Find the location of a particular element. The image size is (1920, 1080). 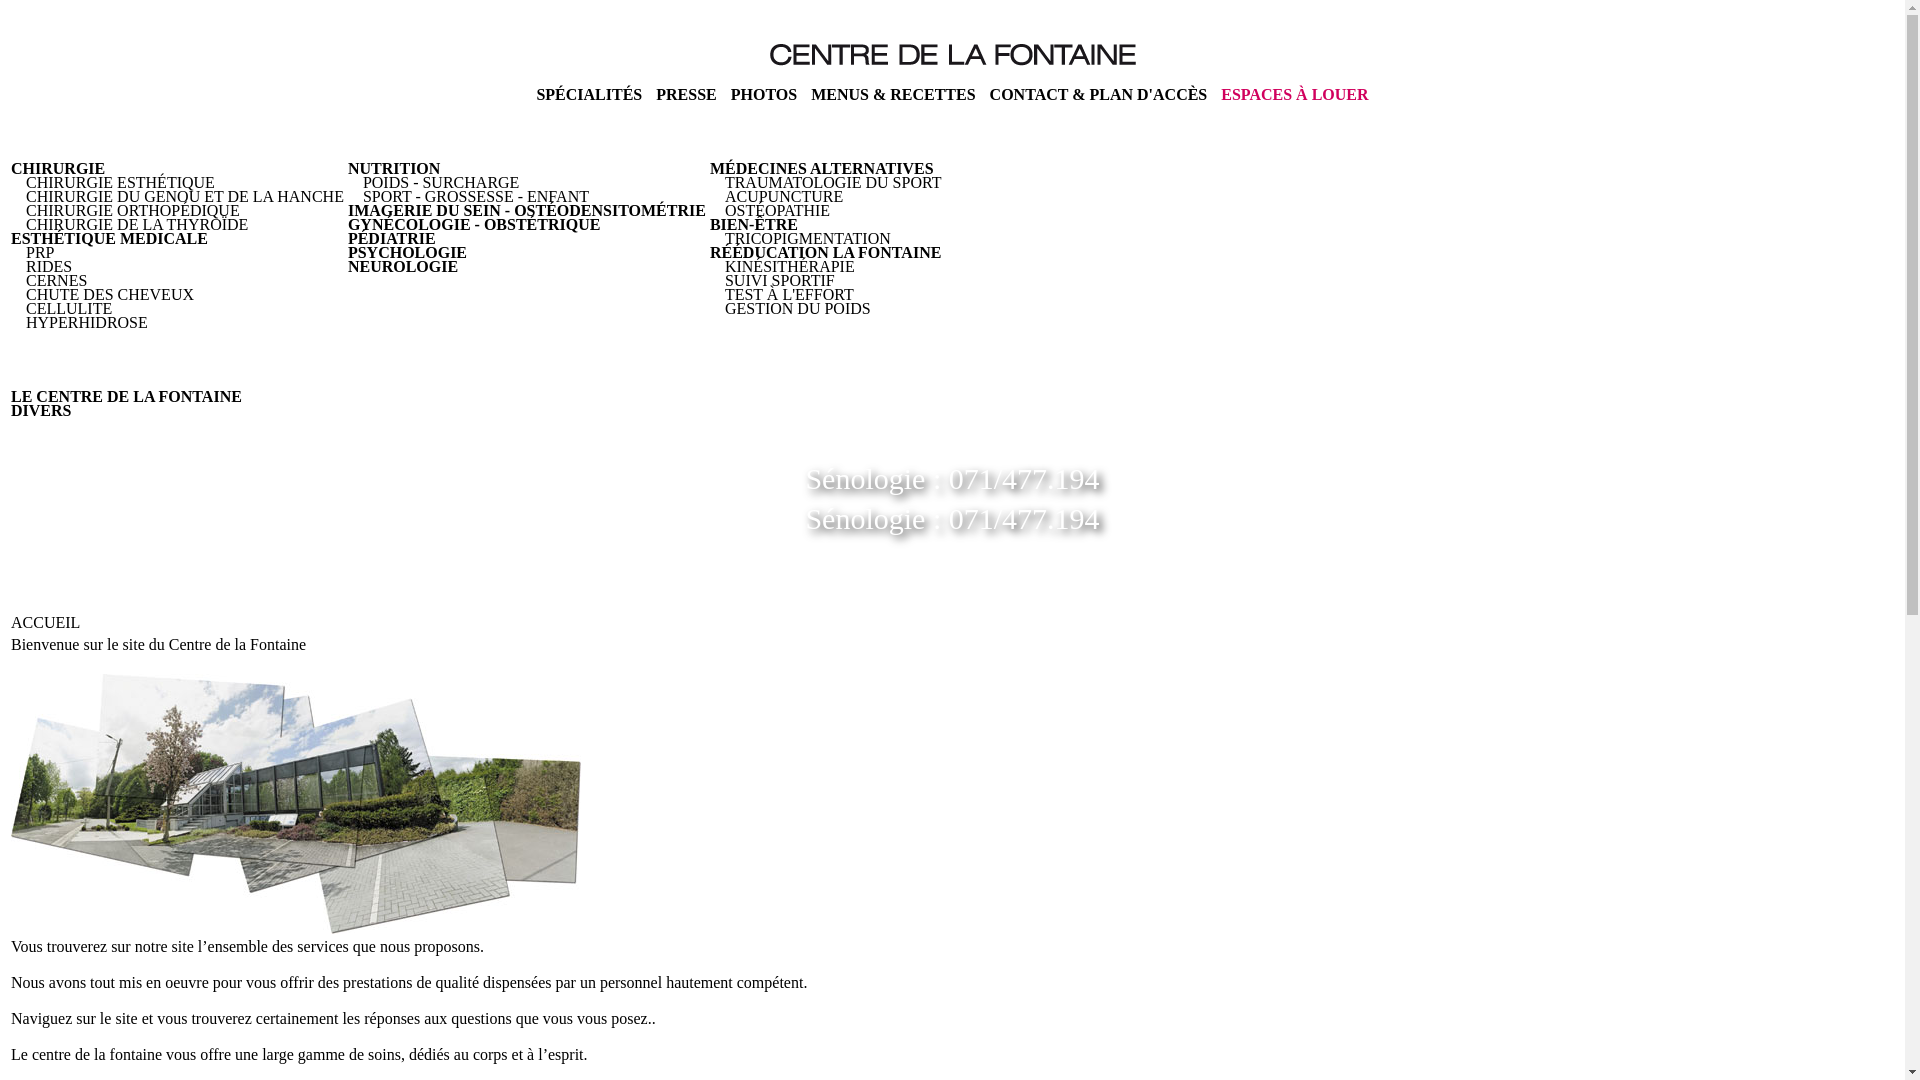

'POIDS - SURCHARGE' is located at coordinates (440, 182).